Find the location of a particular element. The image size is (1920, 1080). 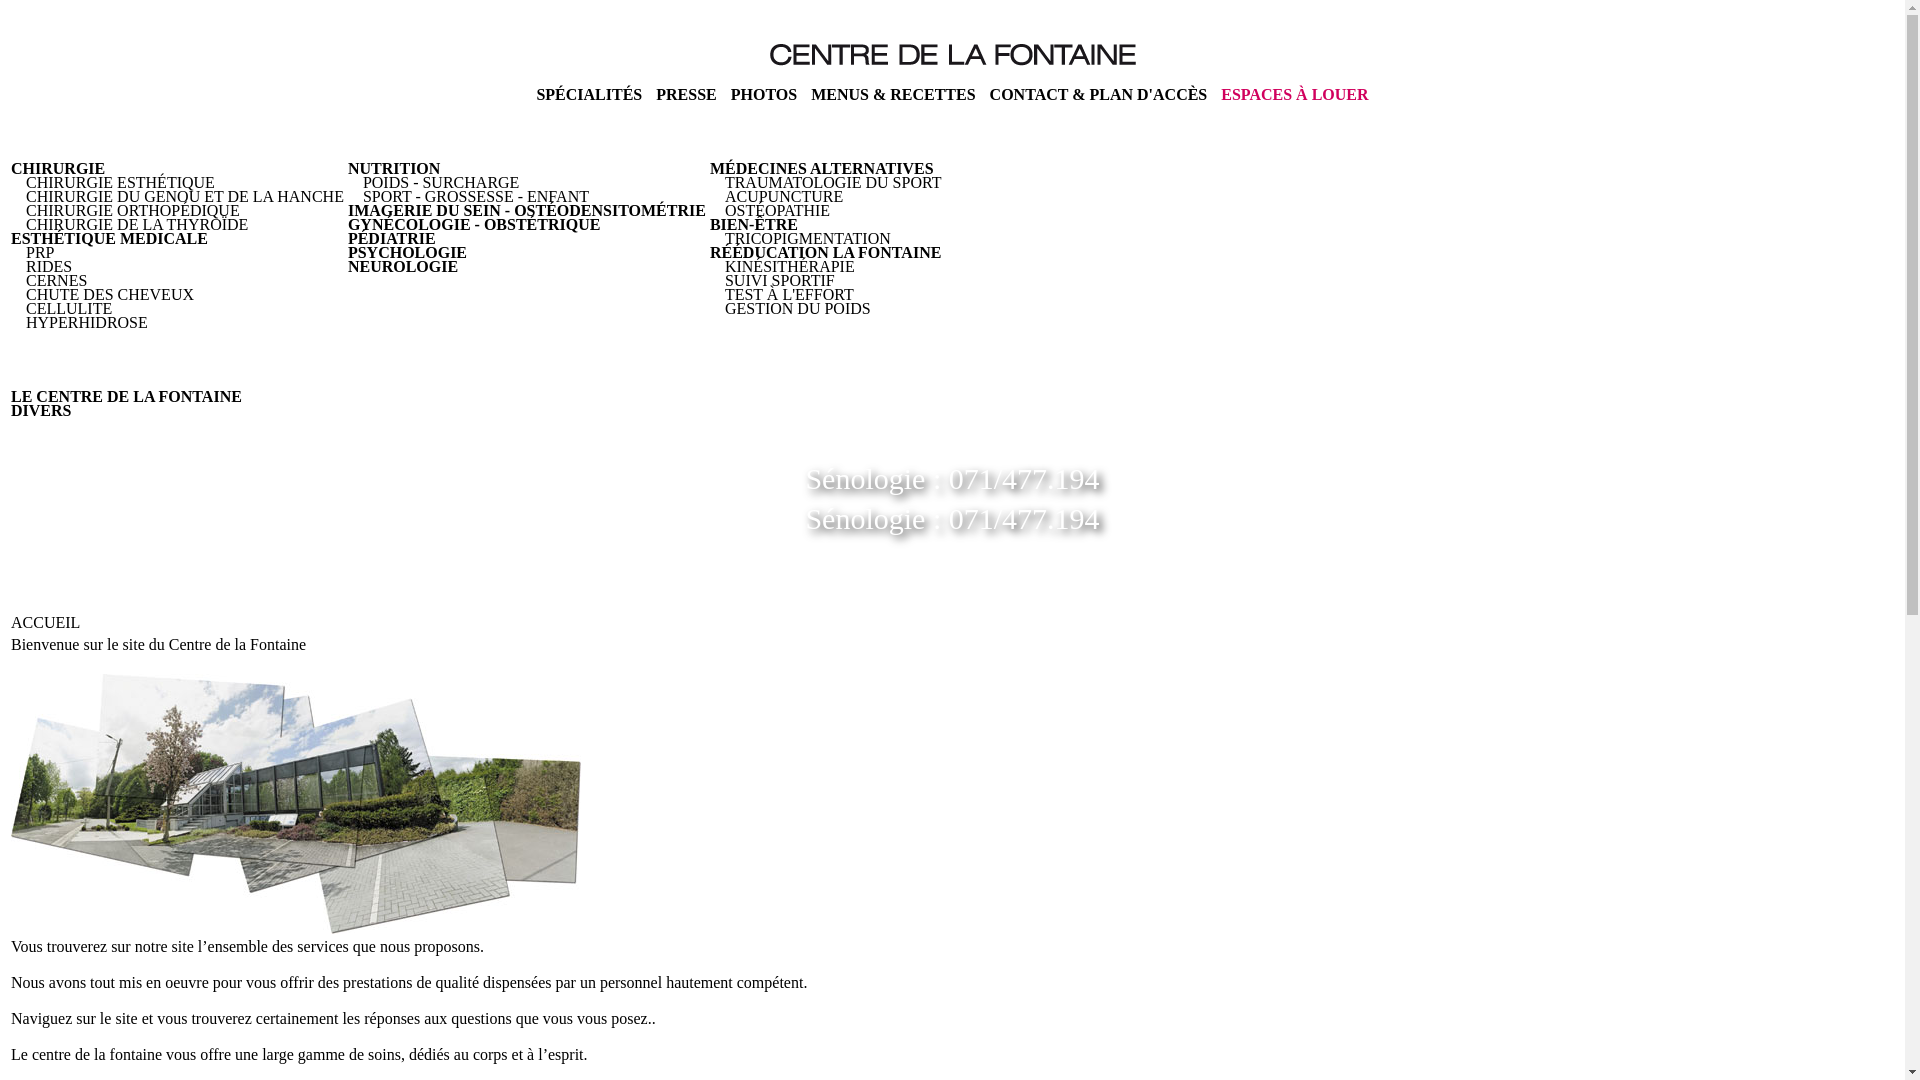

'POIDS - SURCHARGE' is located at coordinates (440, 182).